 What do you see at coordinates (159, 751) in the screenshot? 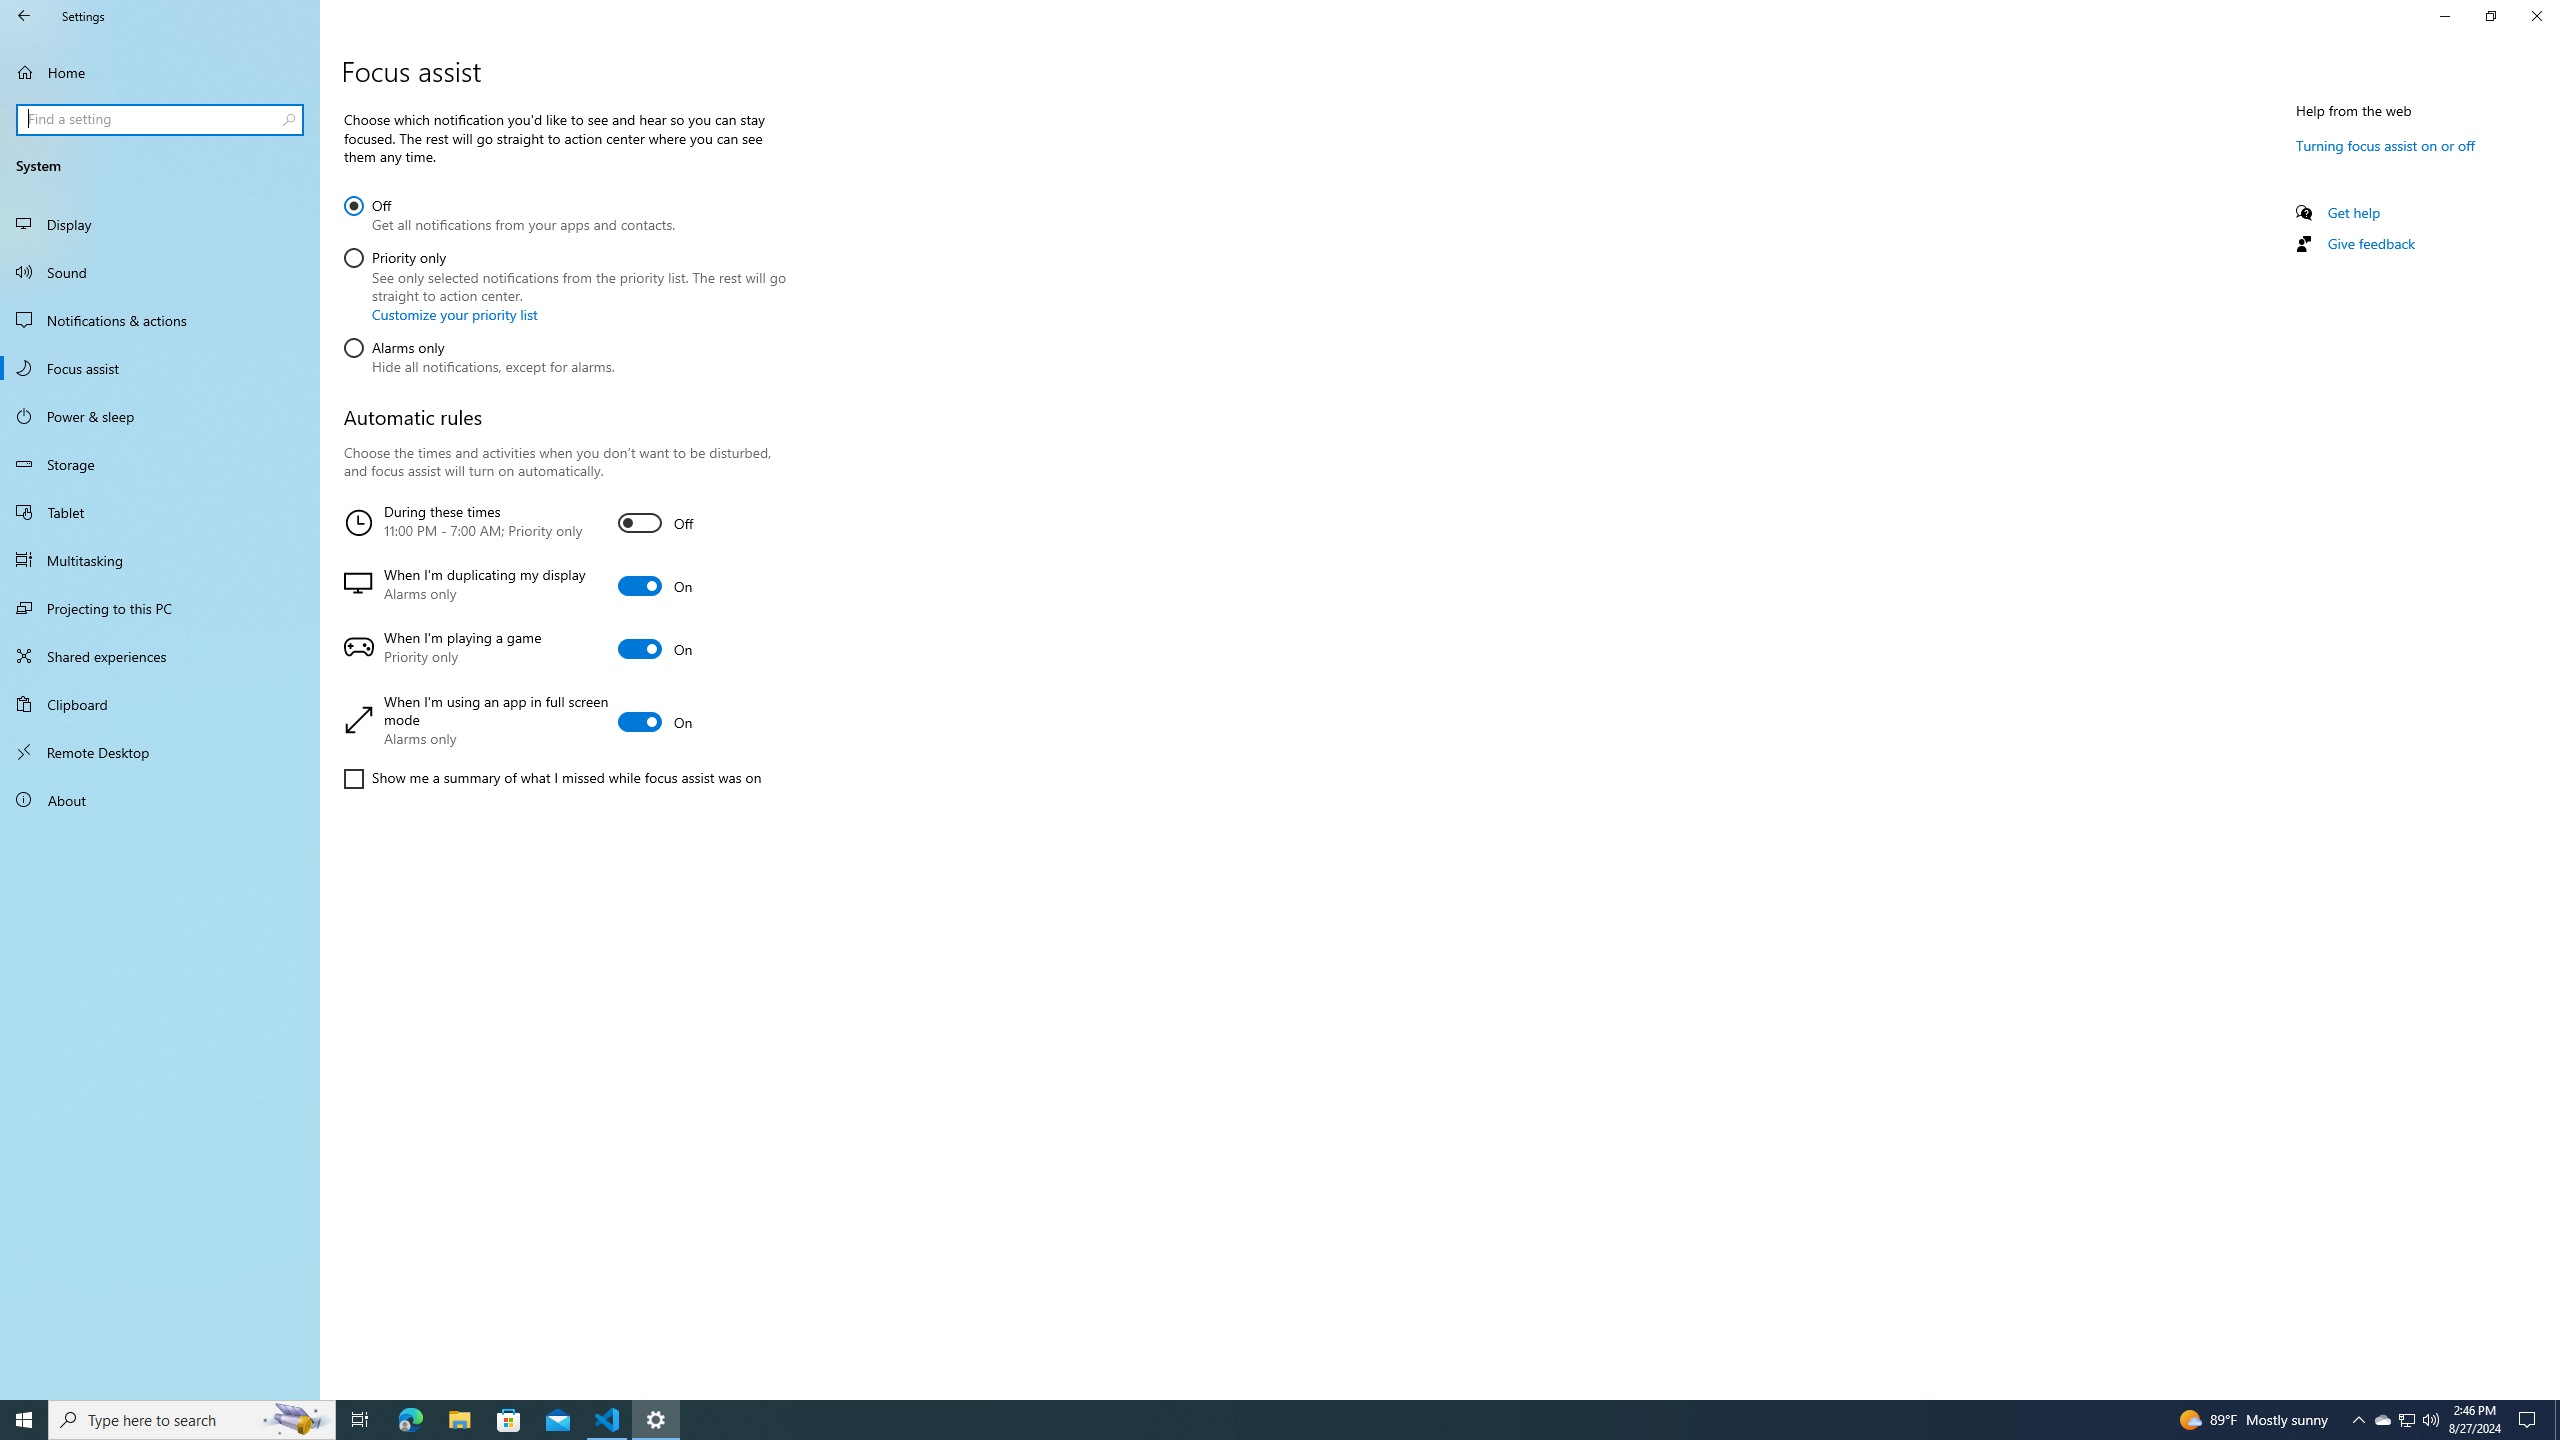
I see `'Remote Desktop'` at bounding box center [159, 751].